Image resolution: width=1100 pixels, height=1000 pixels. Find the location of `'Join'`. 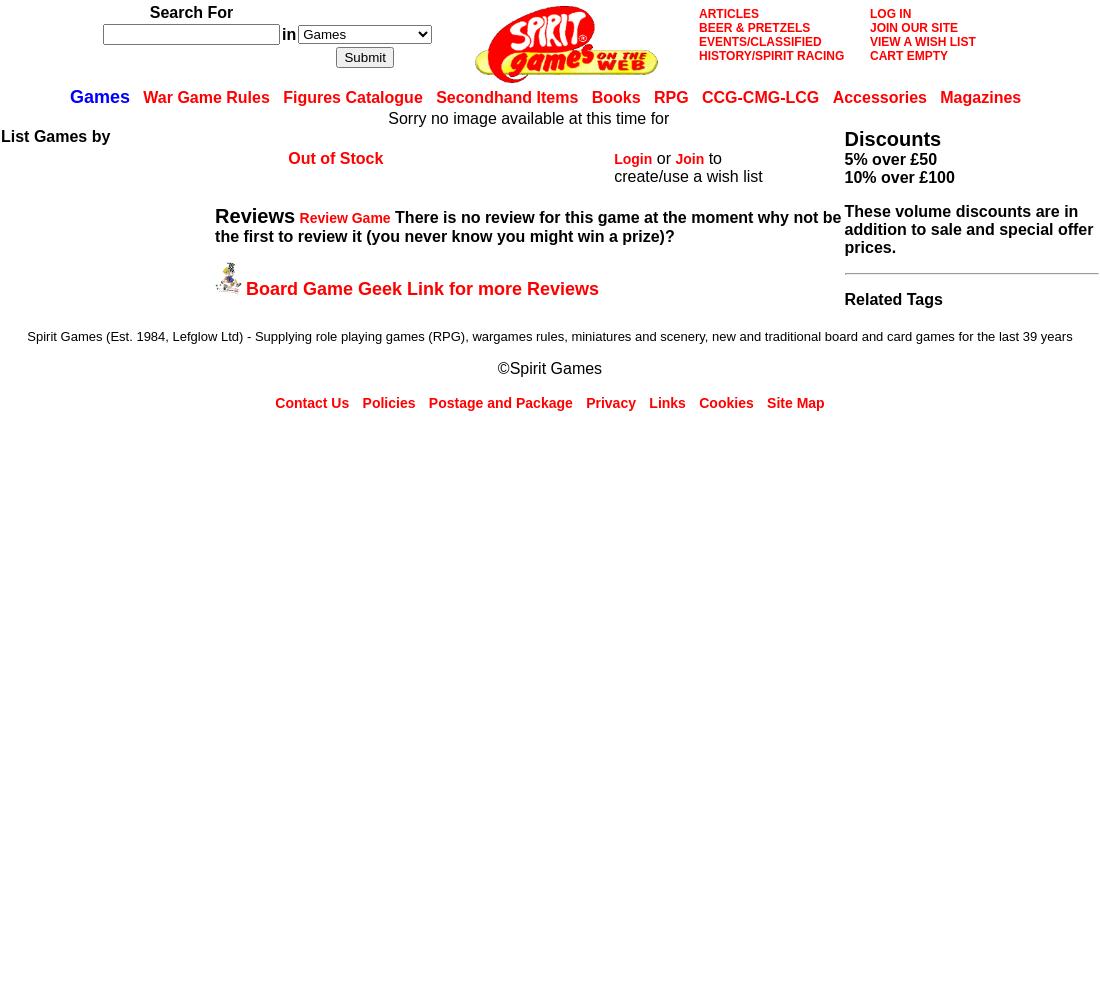

'Join' is located at coordinates (688, 158).